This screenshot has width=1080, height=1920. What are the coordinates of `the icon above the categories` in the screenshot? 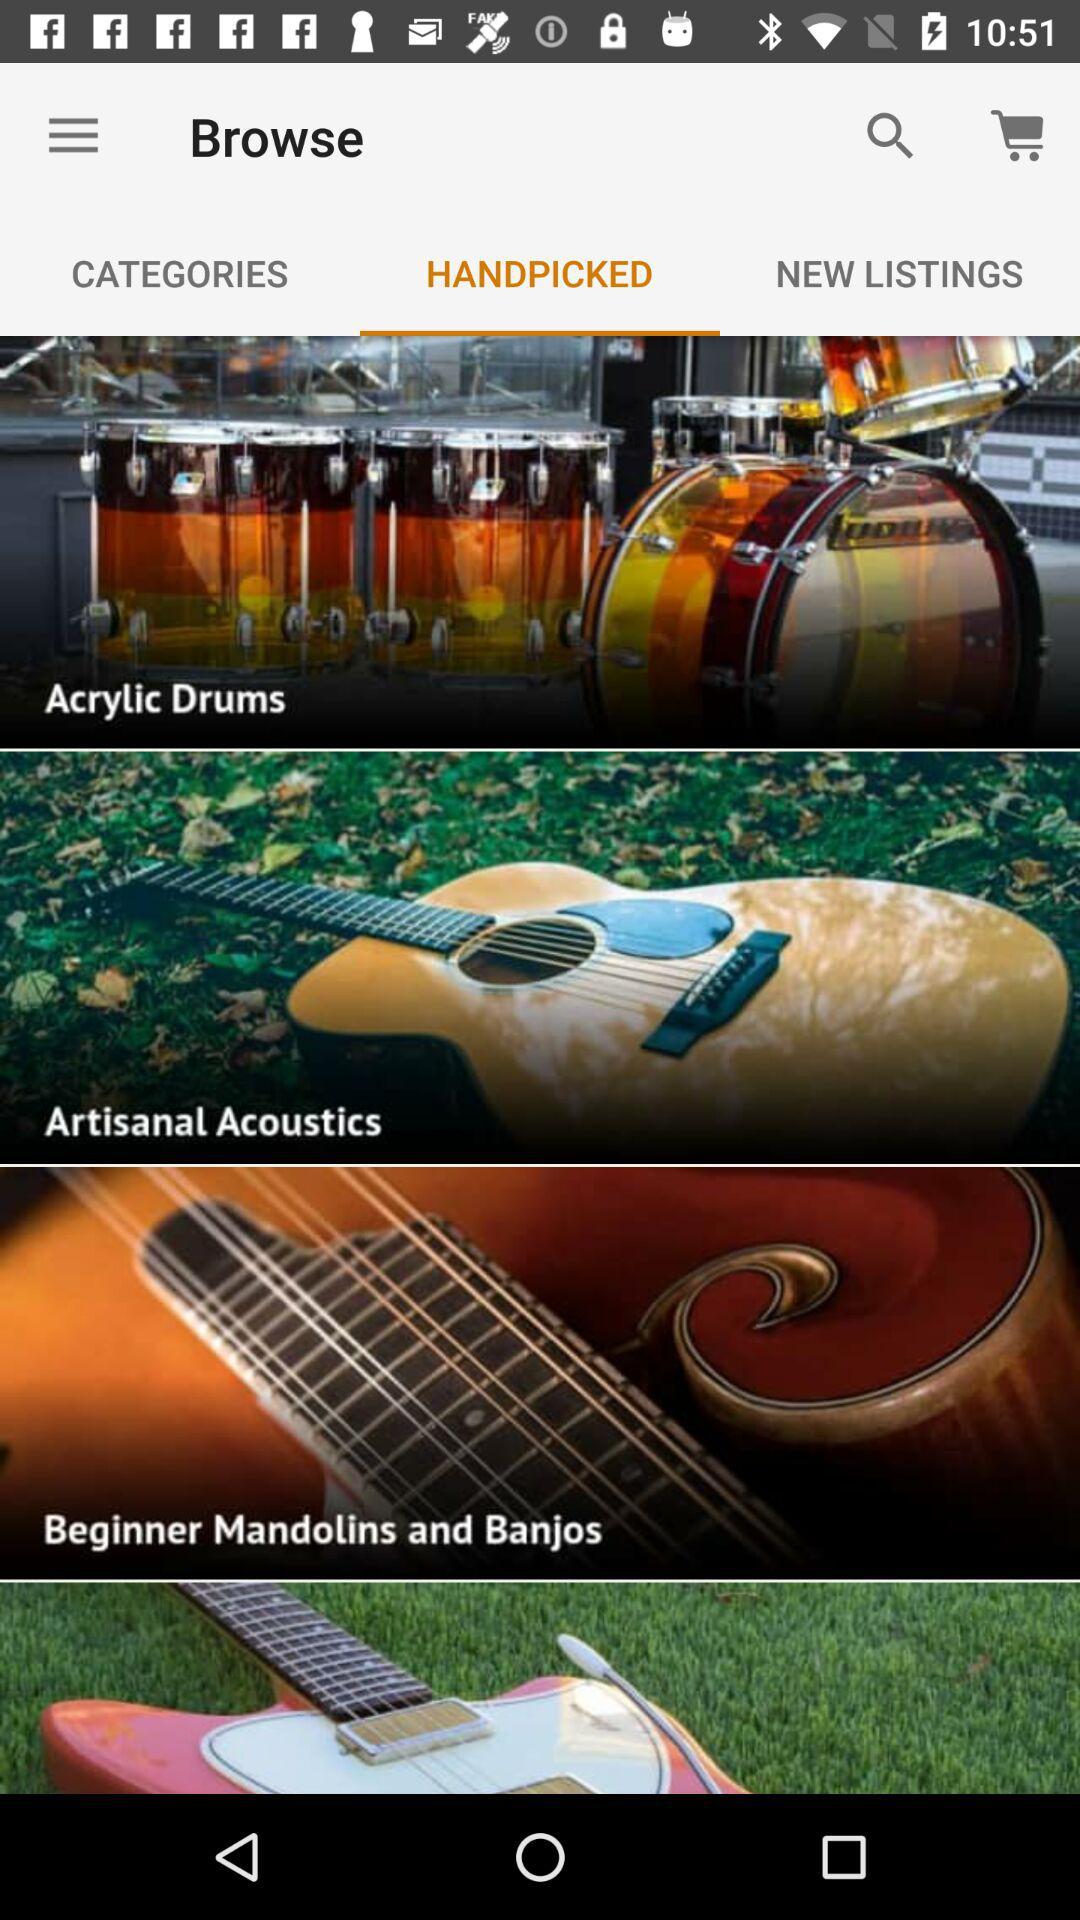 It's located at (72, 135).